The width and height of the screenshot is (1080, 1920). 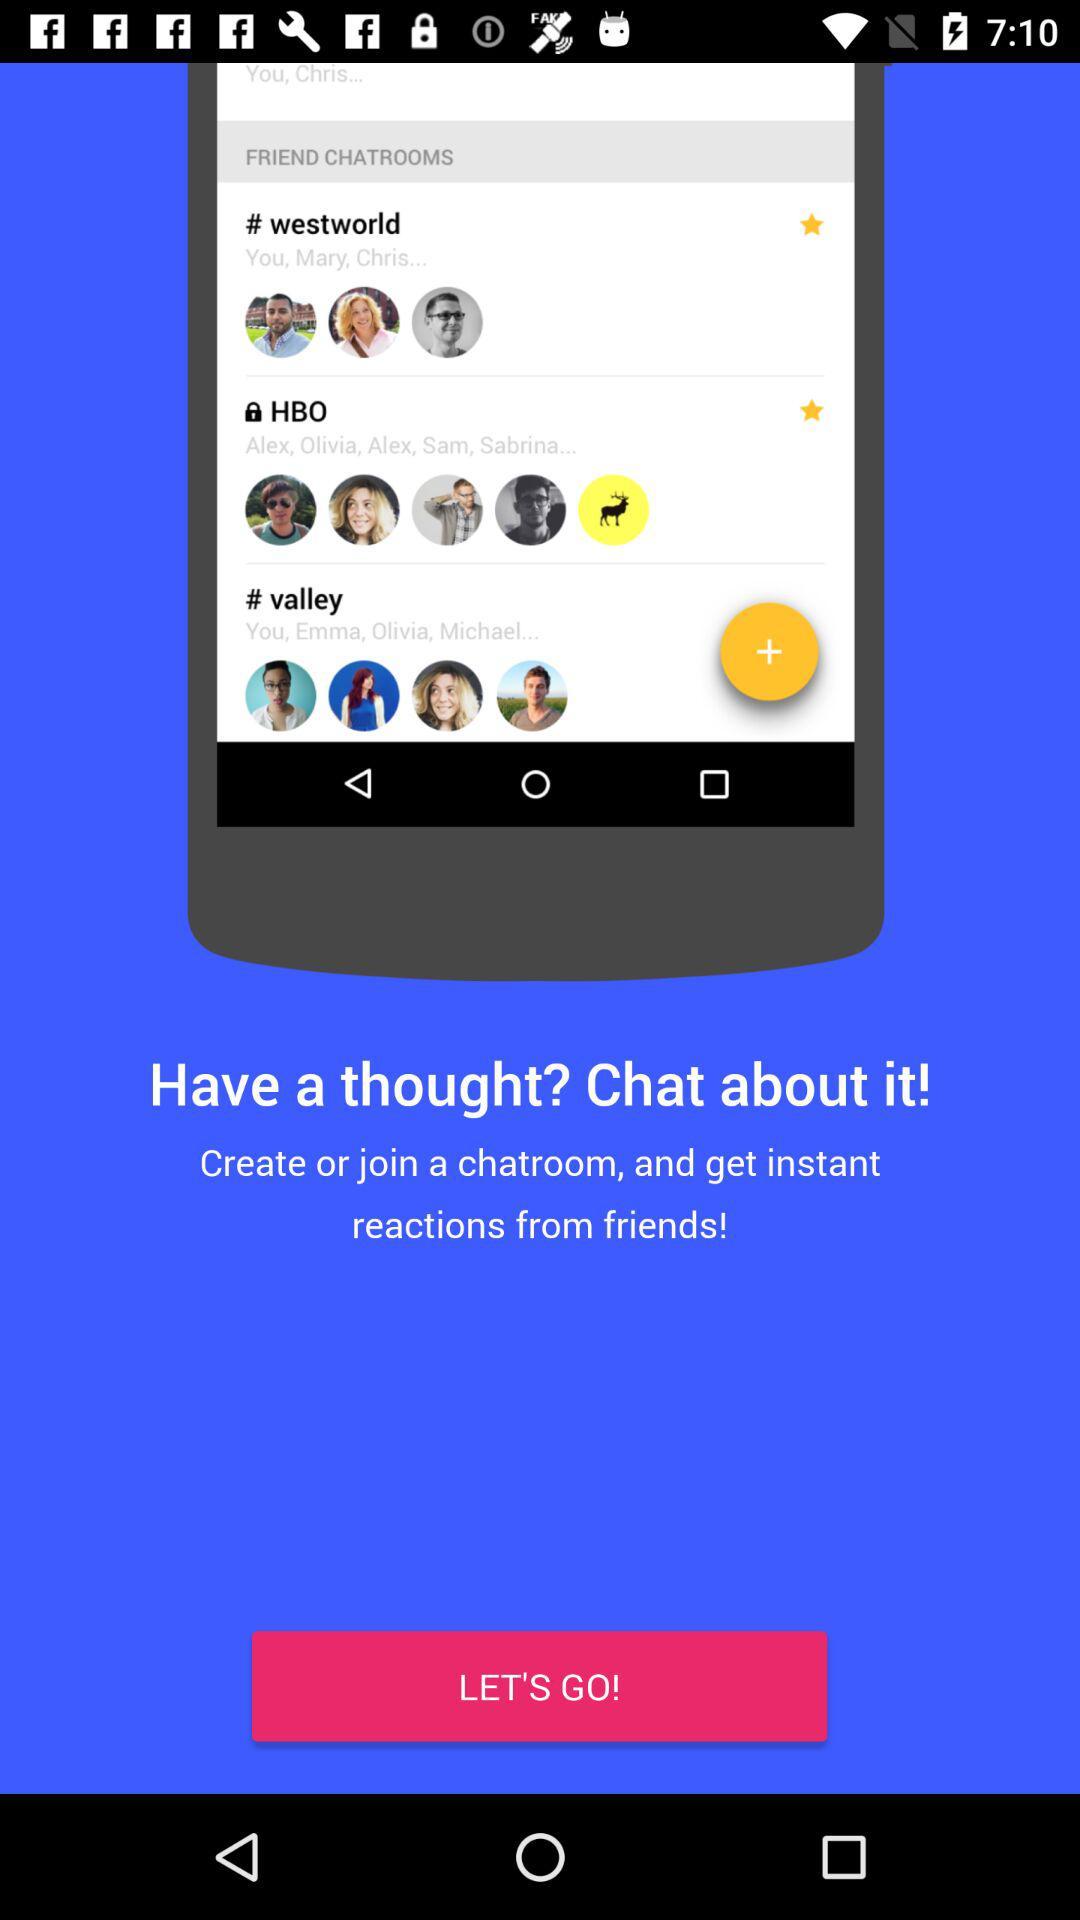 What do you see at coordinates (61, 1730) in the screenshot?
I see `item at the bottom left corner` at bounding box center [61, 1730].